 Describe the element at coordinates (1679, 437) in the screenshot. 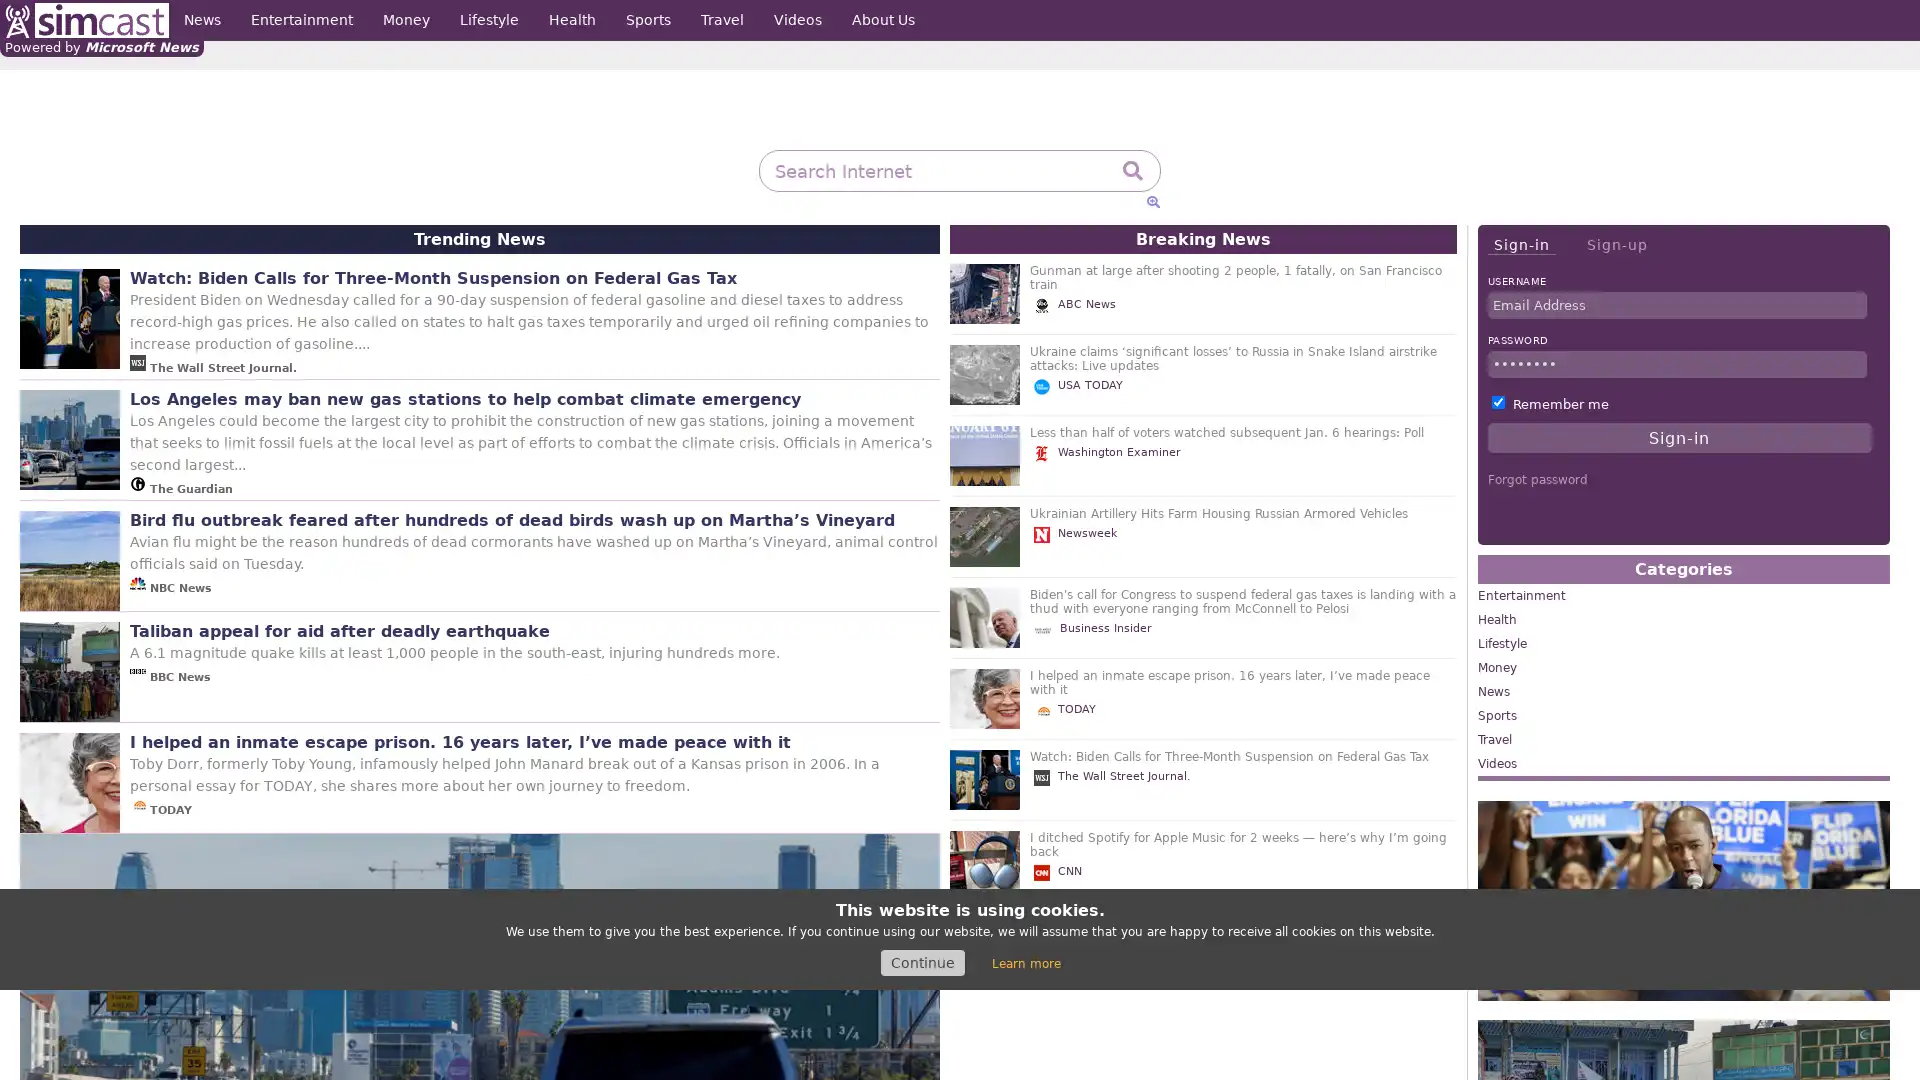

I see `Sign-in` at that location.